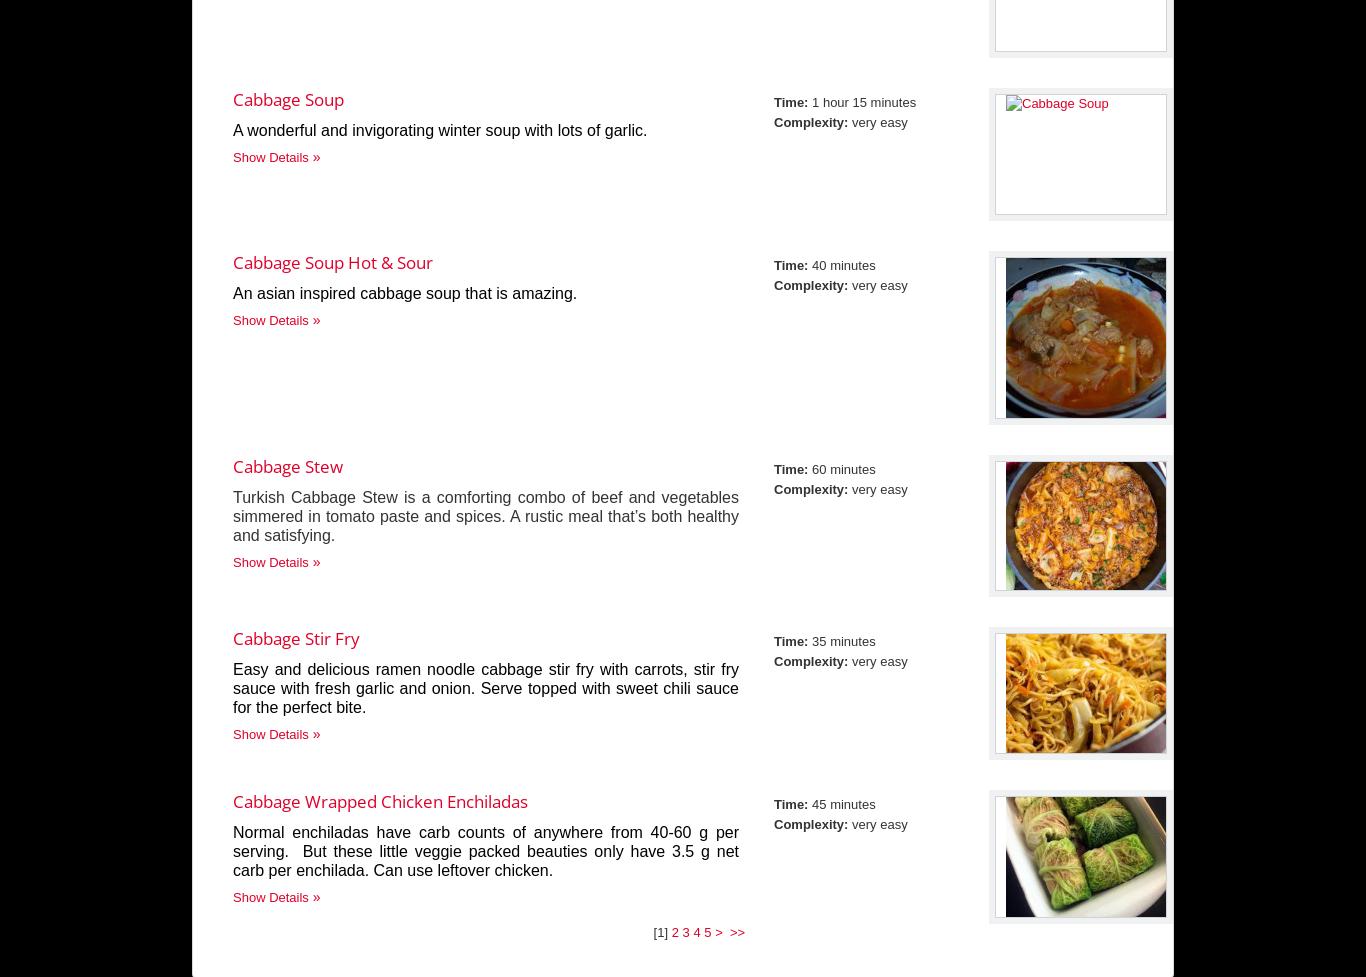 The height and width of the screenshot is (977, 1366). Describe the element at coordinates (842, 264) in the screenshot. I see `'40 minutes'` at that location.